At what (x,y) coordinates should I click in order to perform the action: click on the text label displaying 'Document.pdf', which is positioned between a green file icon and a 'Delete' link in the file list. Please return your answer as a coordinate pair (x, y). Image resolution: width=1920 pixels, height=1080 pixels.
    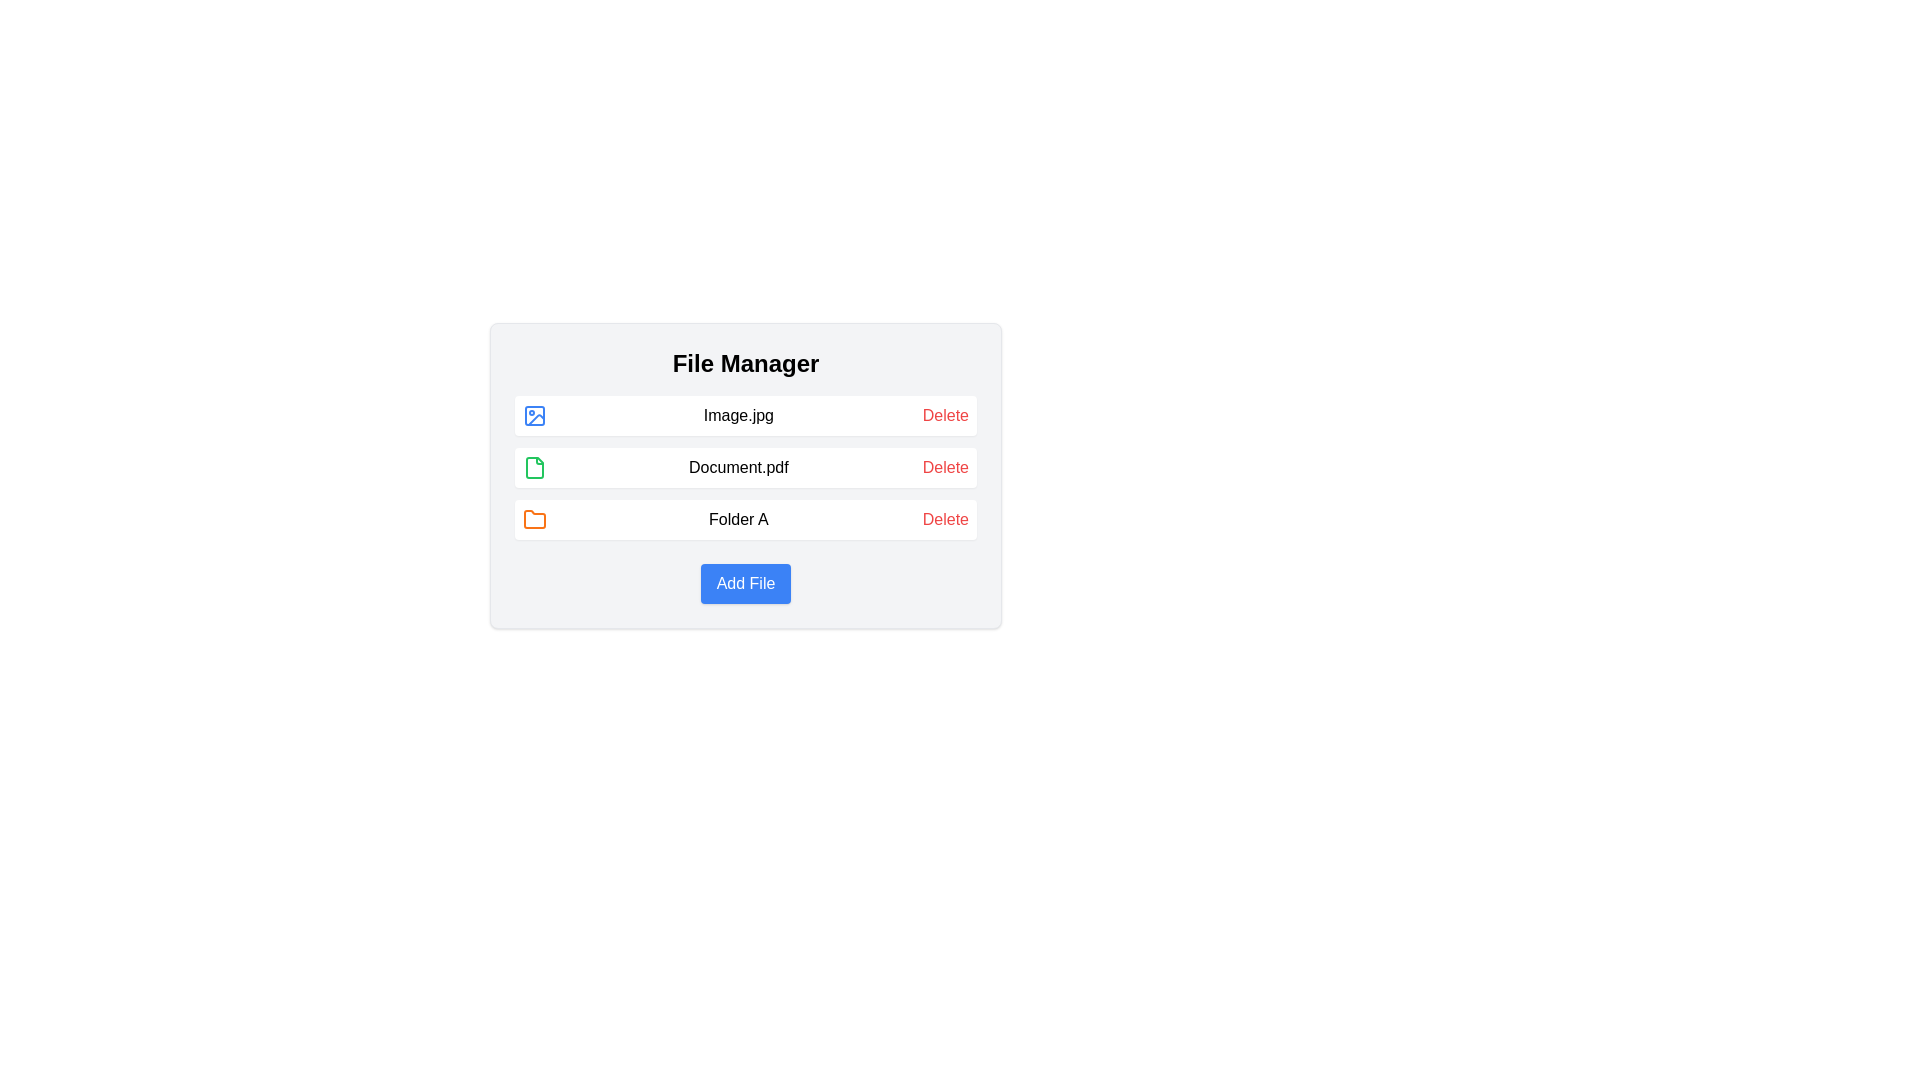
    Looking at the image, I should click on (737, 467).